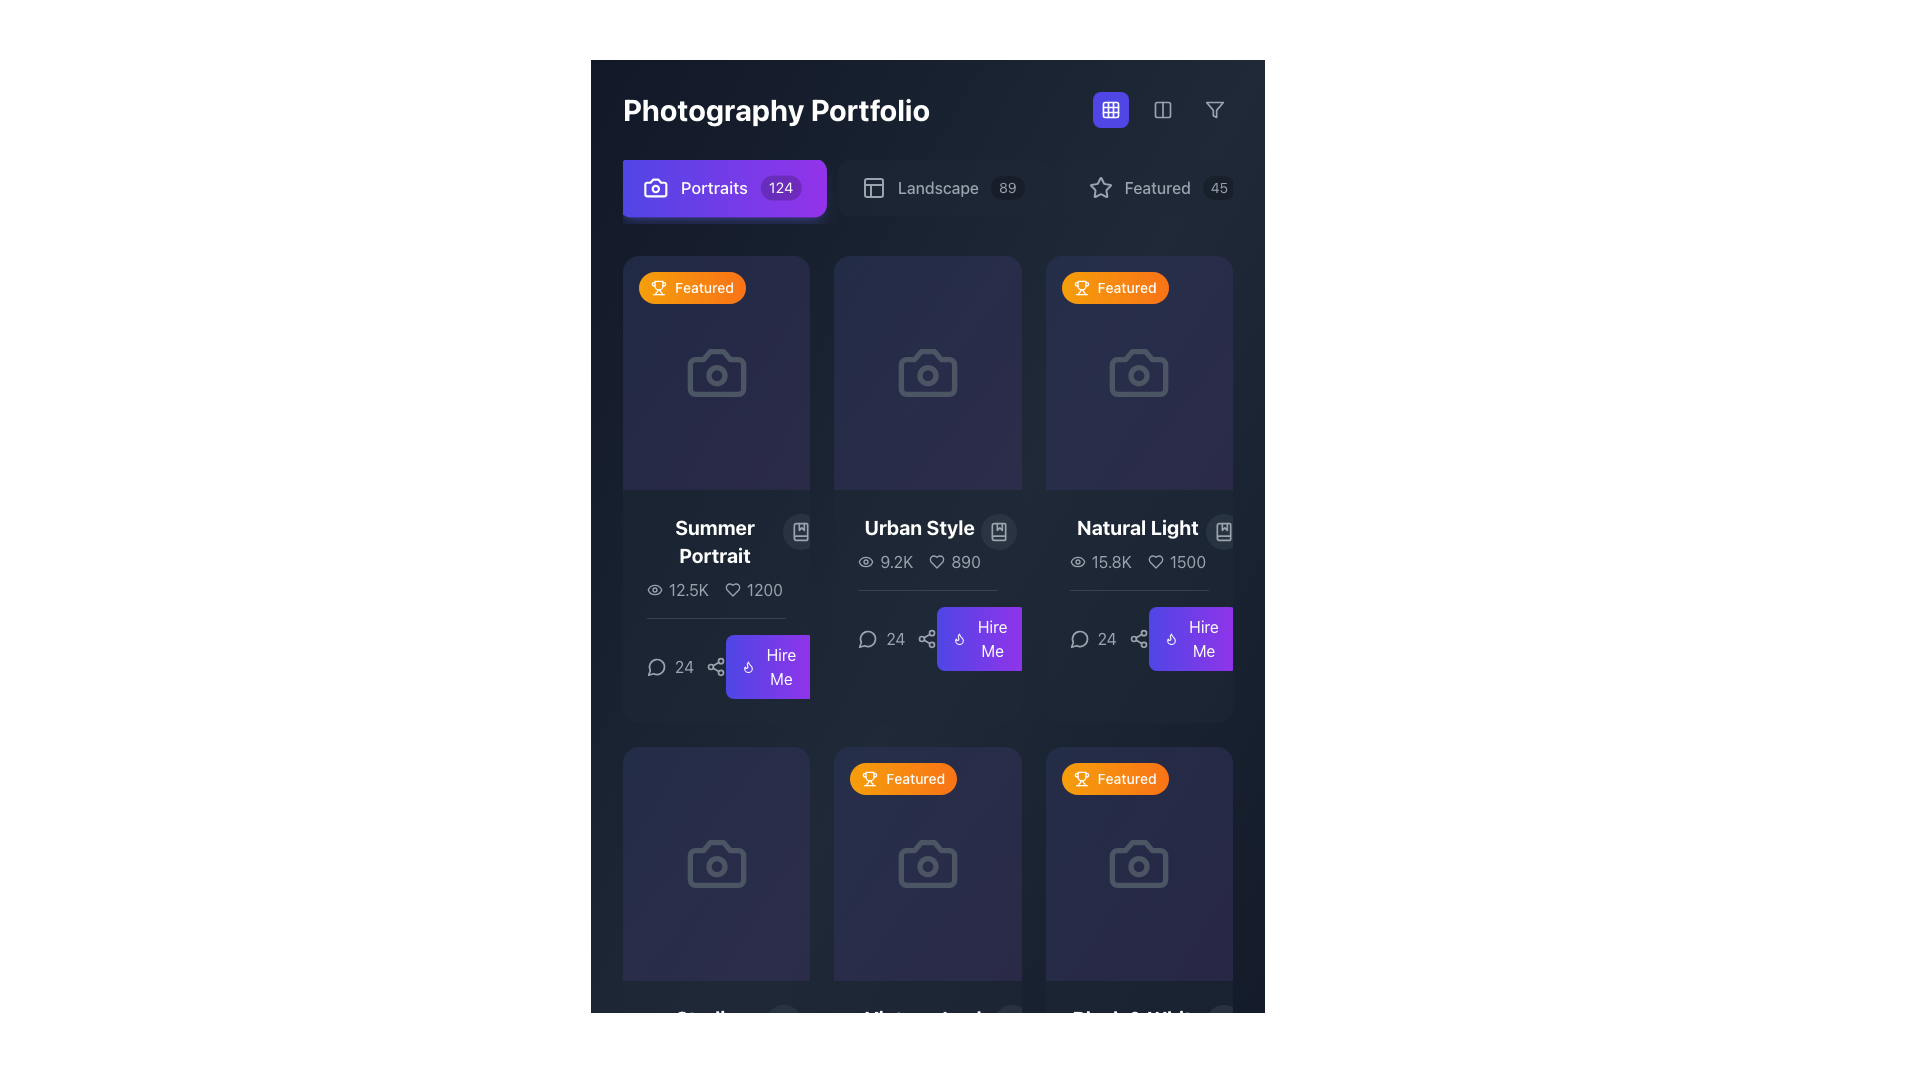 Image resolution: width=1920 pixels, height=1080 pixels. What do you see at coordinates (1155, 562) in the screenshot?
I see `the heart-shaped icon that represents a 'like' or 'favorite' indicator, located to the left of the numerical value '1500' in the bottom section of a card element` at bounding box center [1155, 562].